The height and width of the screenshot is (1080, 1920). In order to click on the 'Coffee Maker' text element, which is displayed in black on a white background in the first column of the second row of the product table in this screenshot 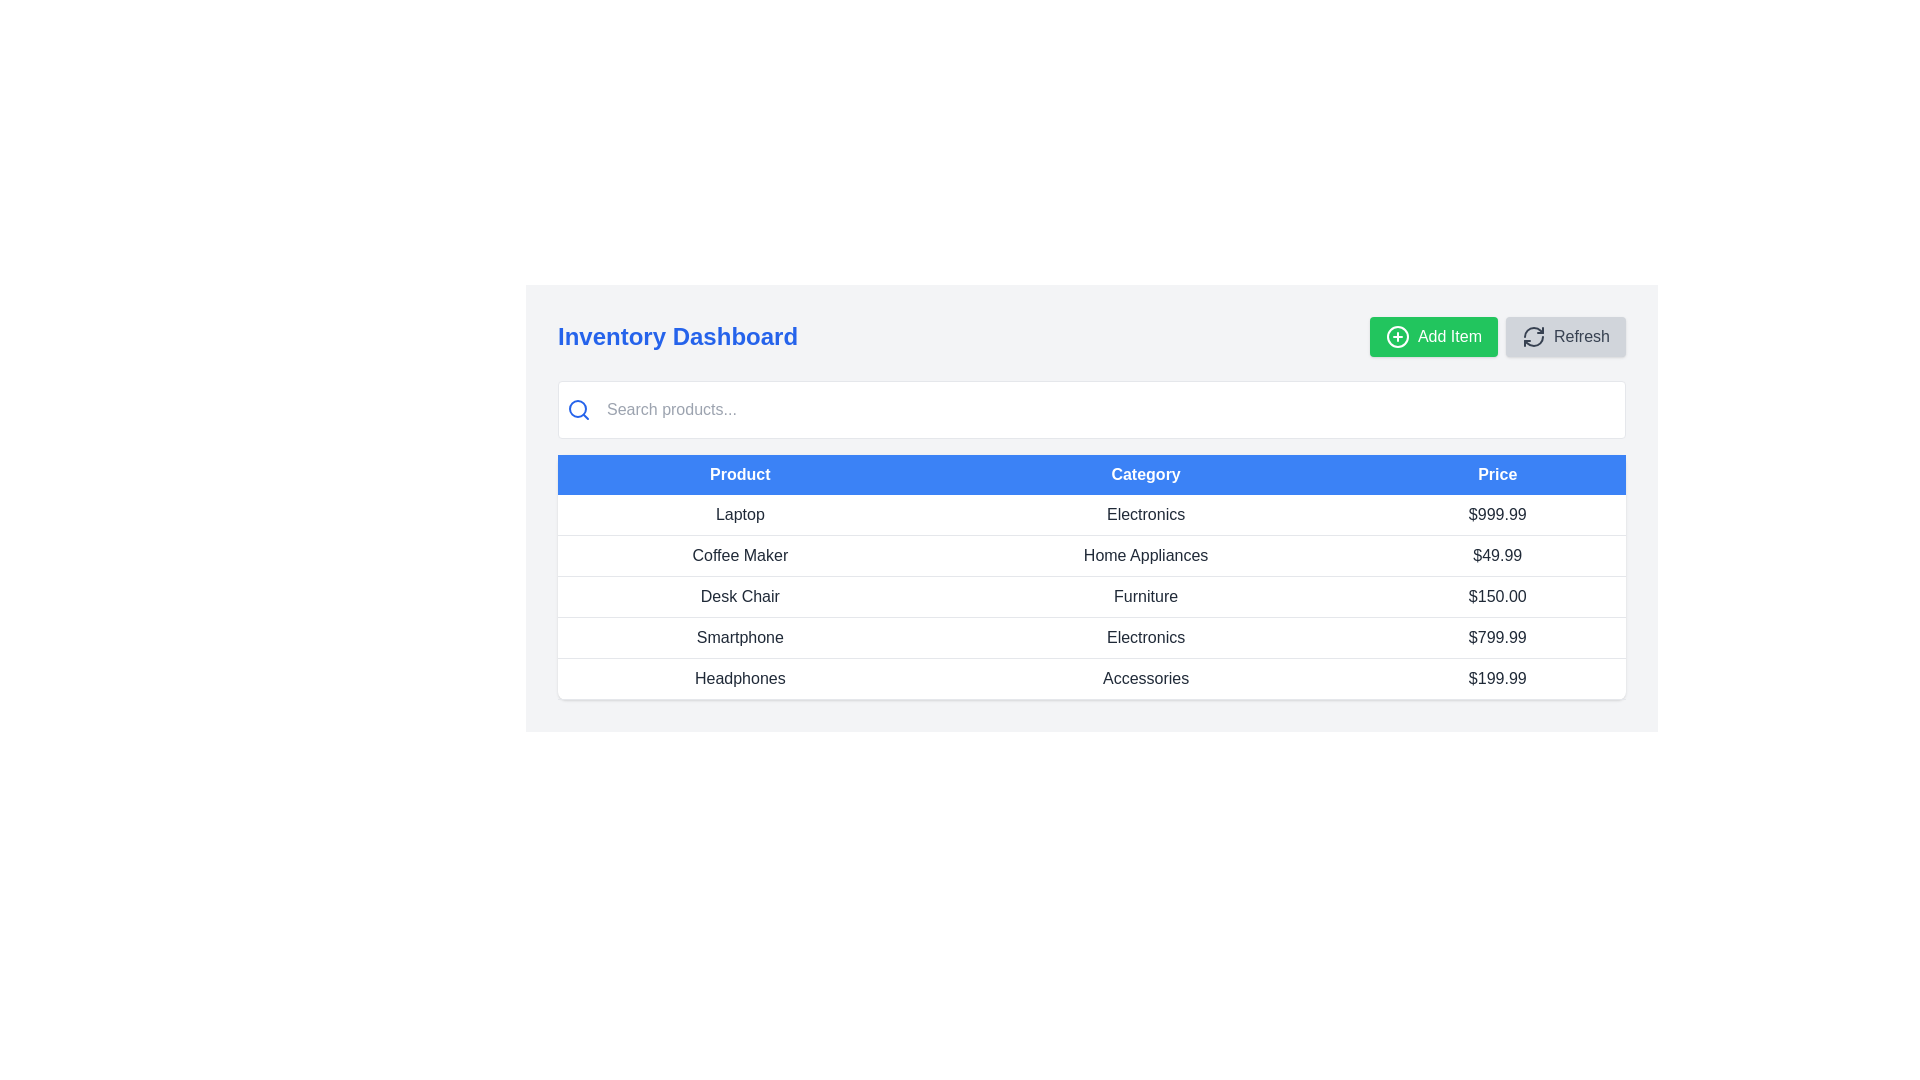, I will do `click(739, 555)`.